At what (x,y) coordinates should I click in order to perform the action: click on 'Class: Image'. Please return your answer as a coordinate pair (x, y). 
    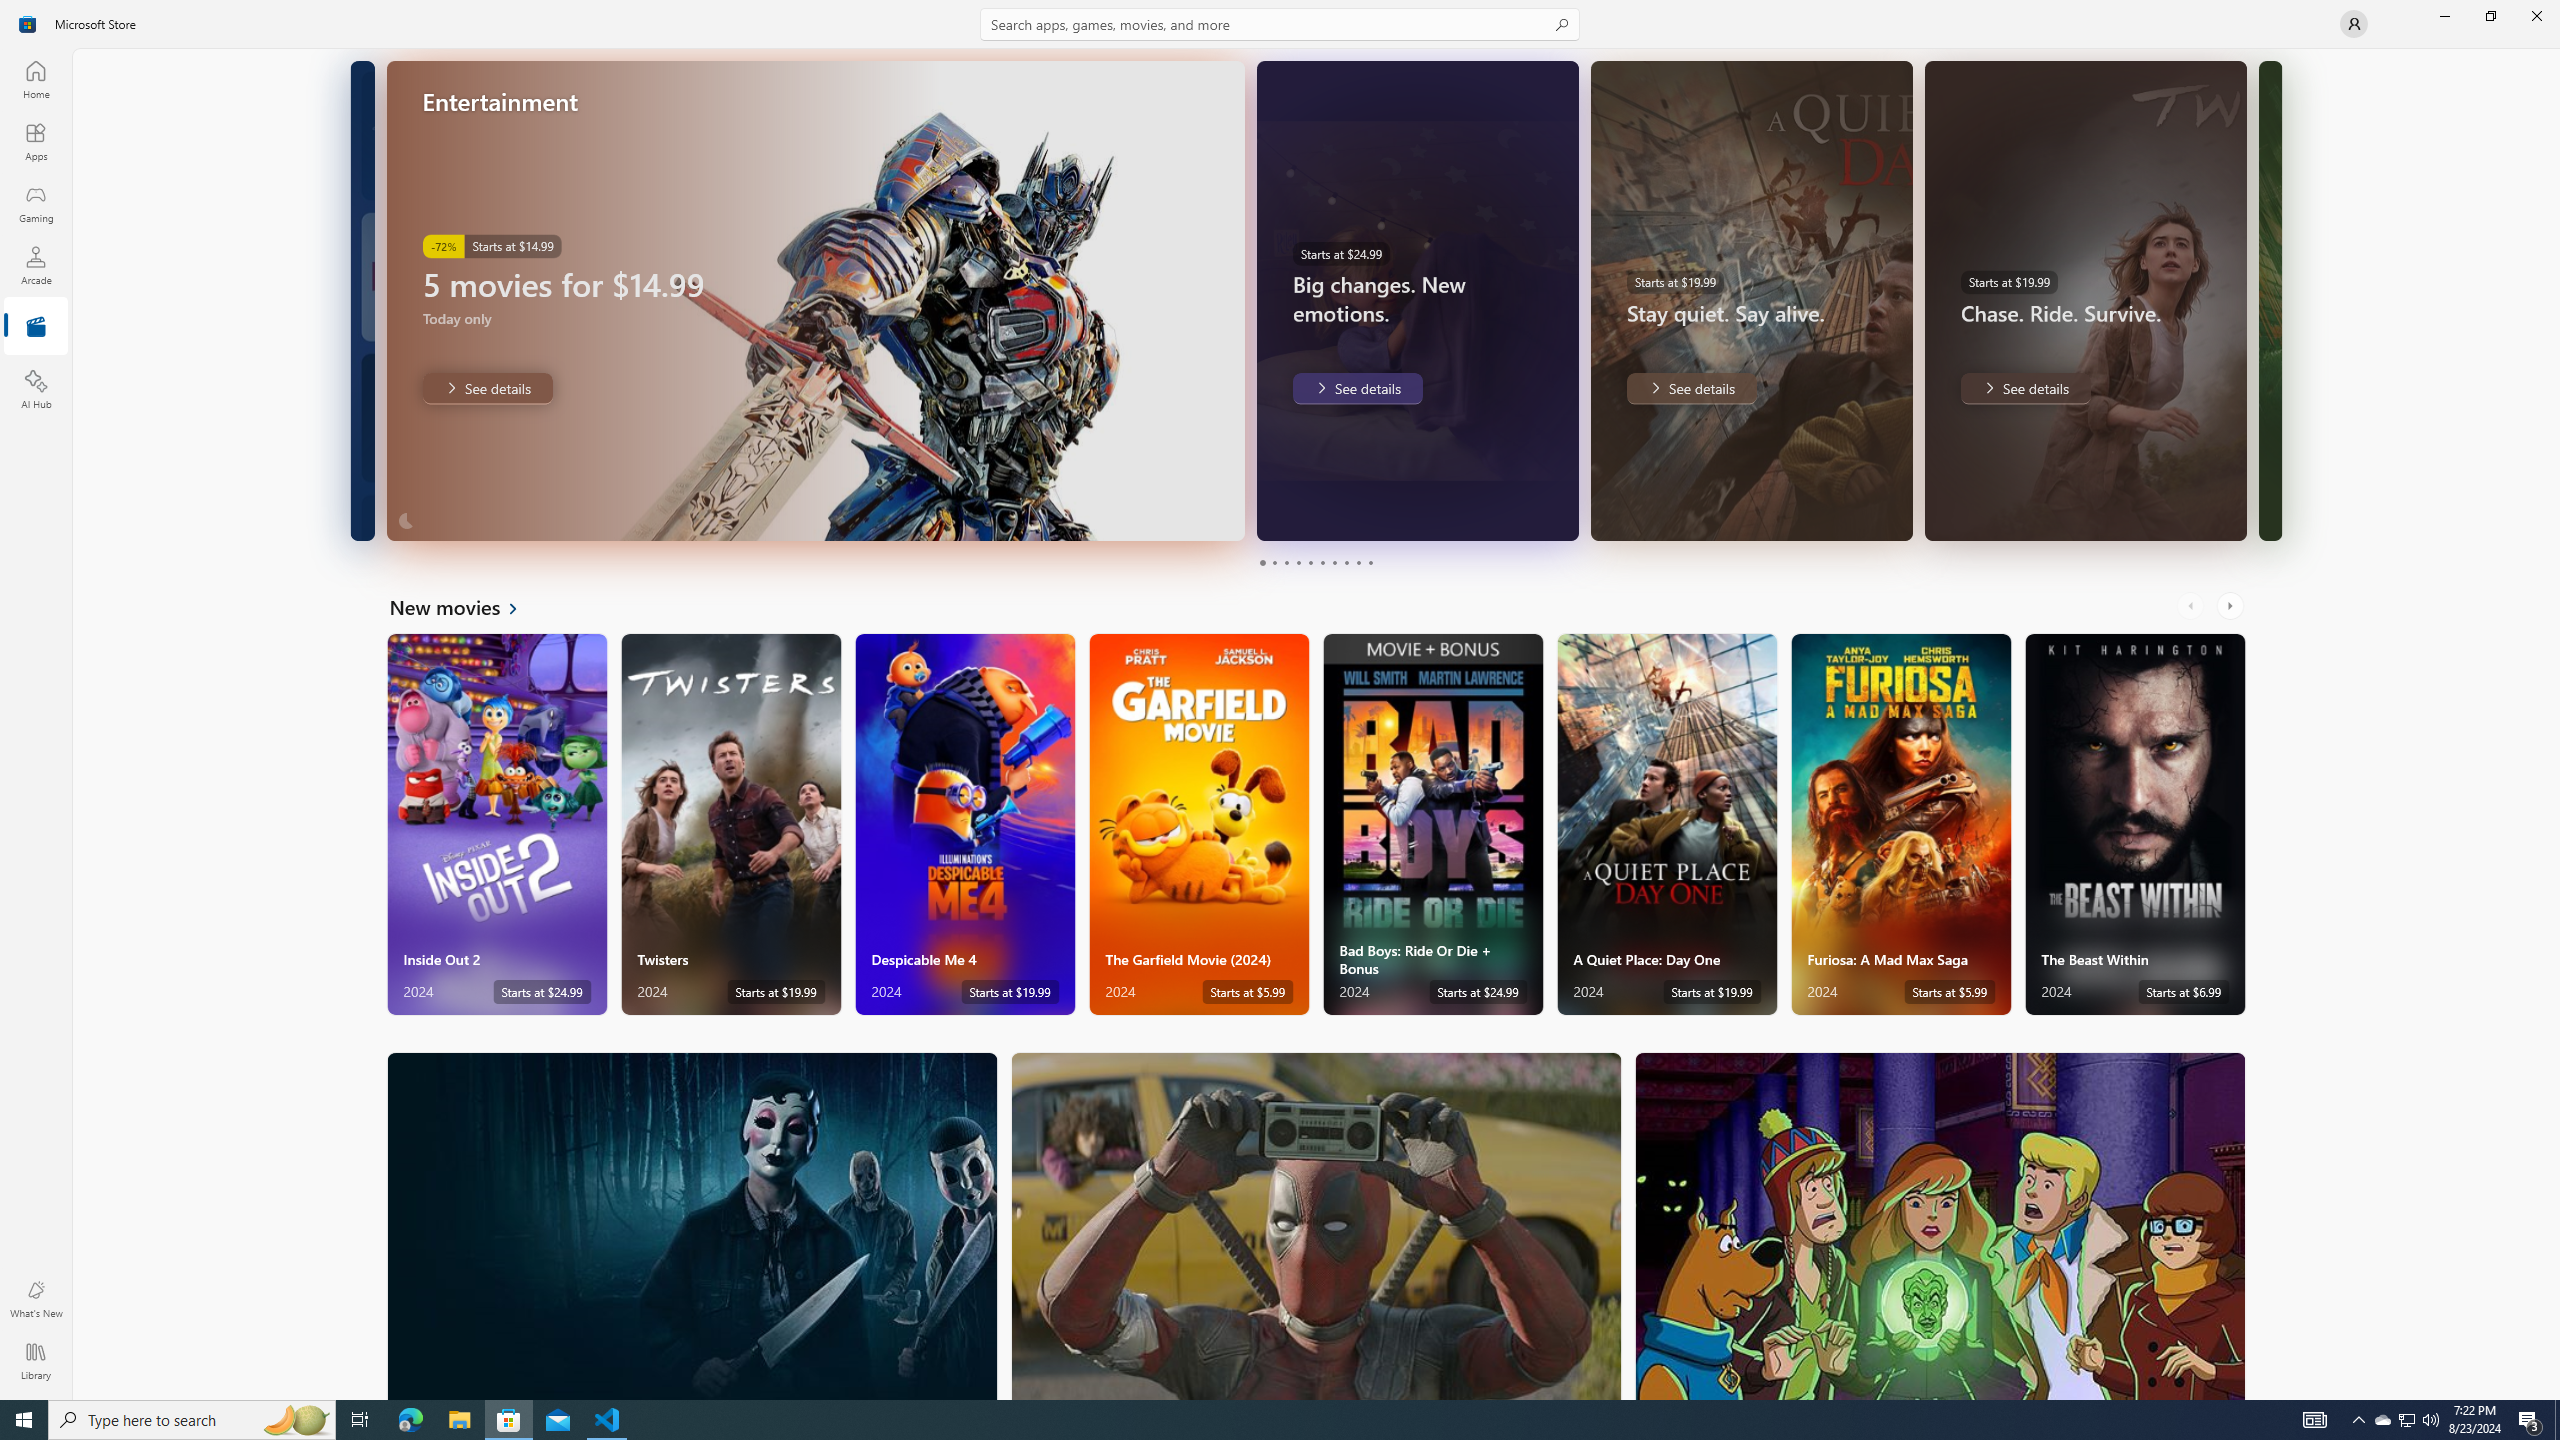
    Looking at the image, I should click on (28, 22).